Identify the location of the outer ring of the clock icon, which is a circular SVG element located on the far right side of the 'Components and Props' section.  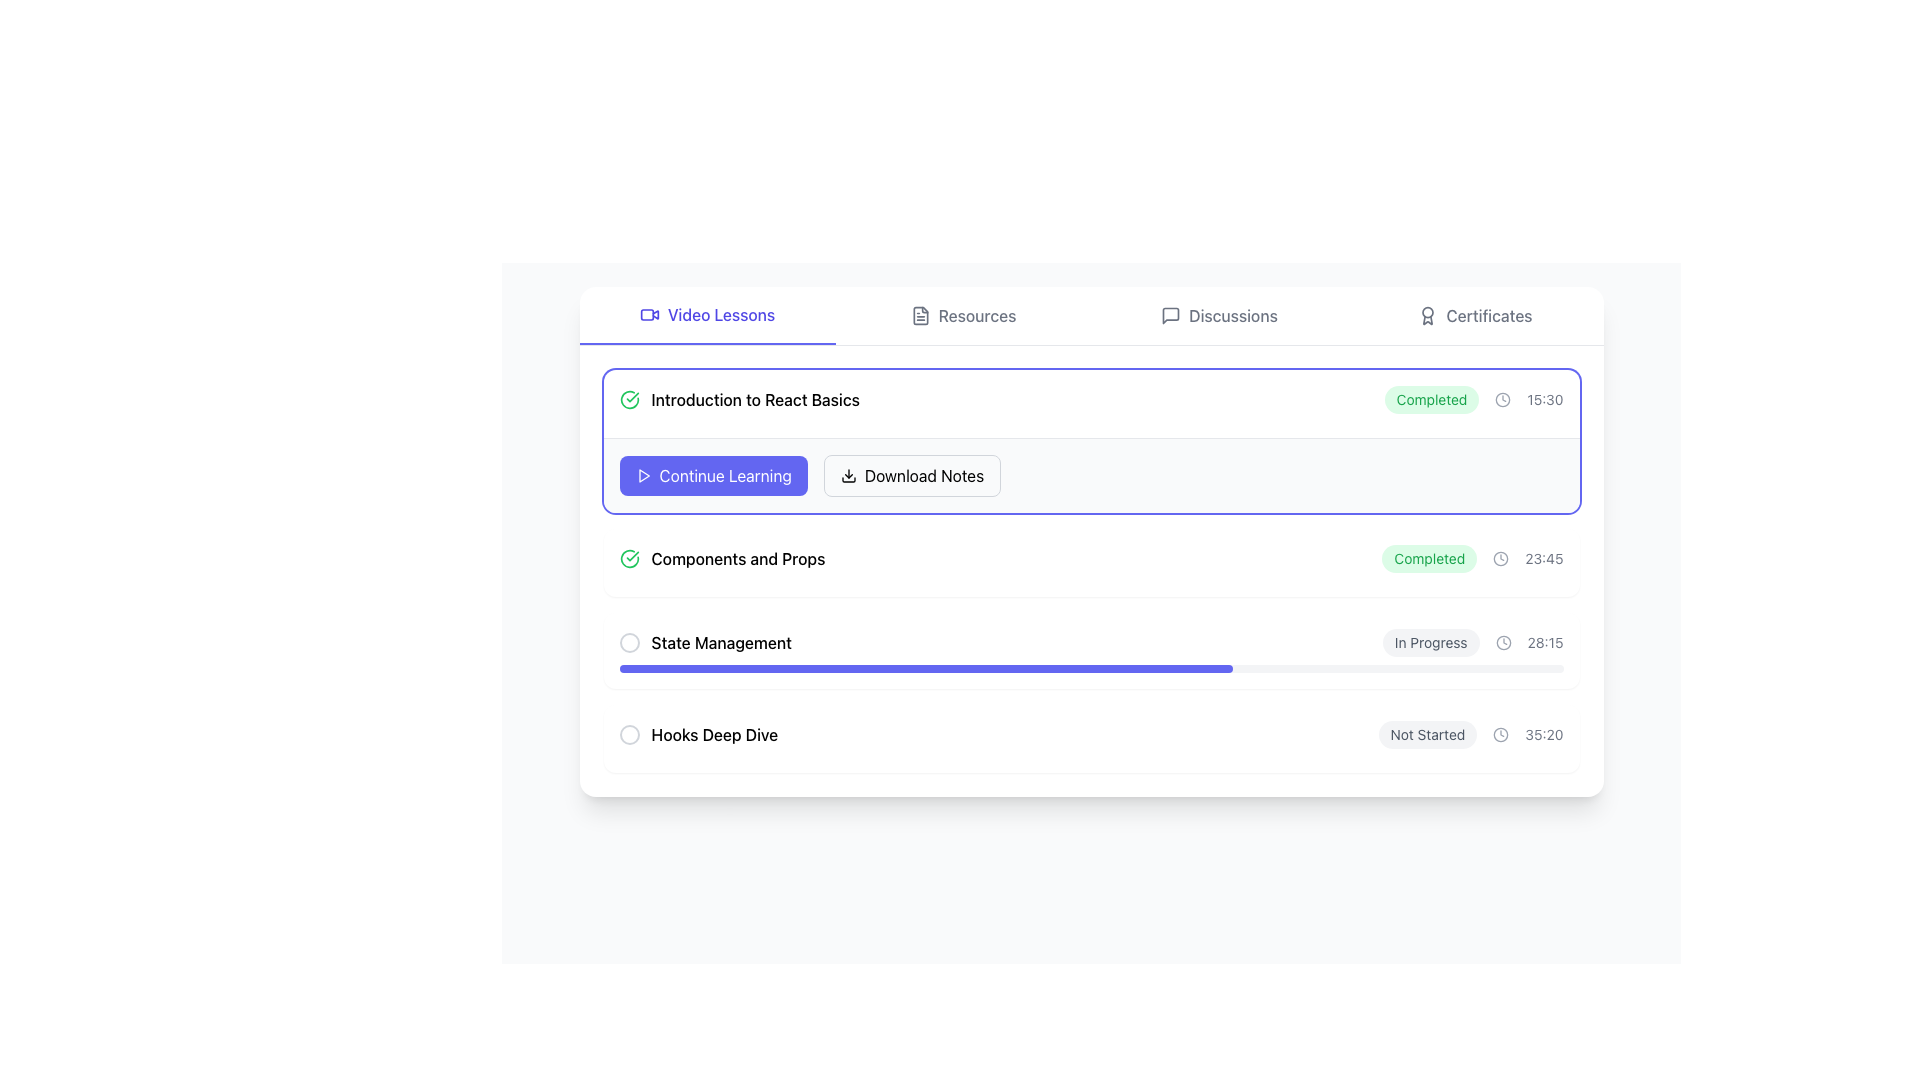
(1501, 559).